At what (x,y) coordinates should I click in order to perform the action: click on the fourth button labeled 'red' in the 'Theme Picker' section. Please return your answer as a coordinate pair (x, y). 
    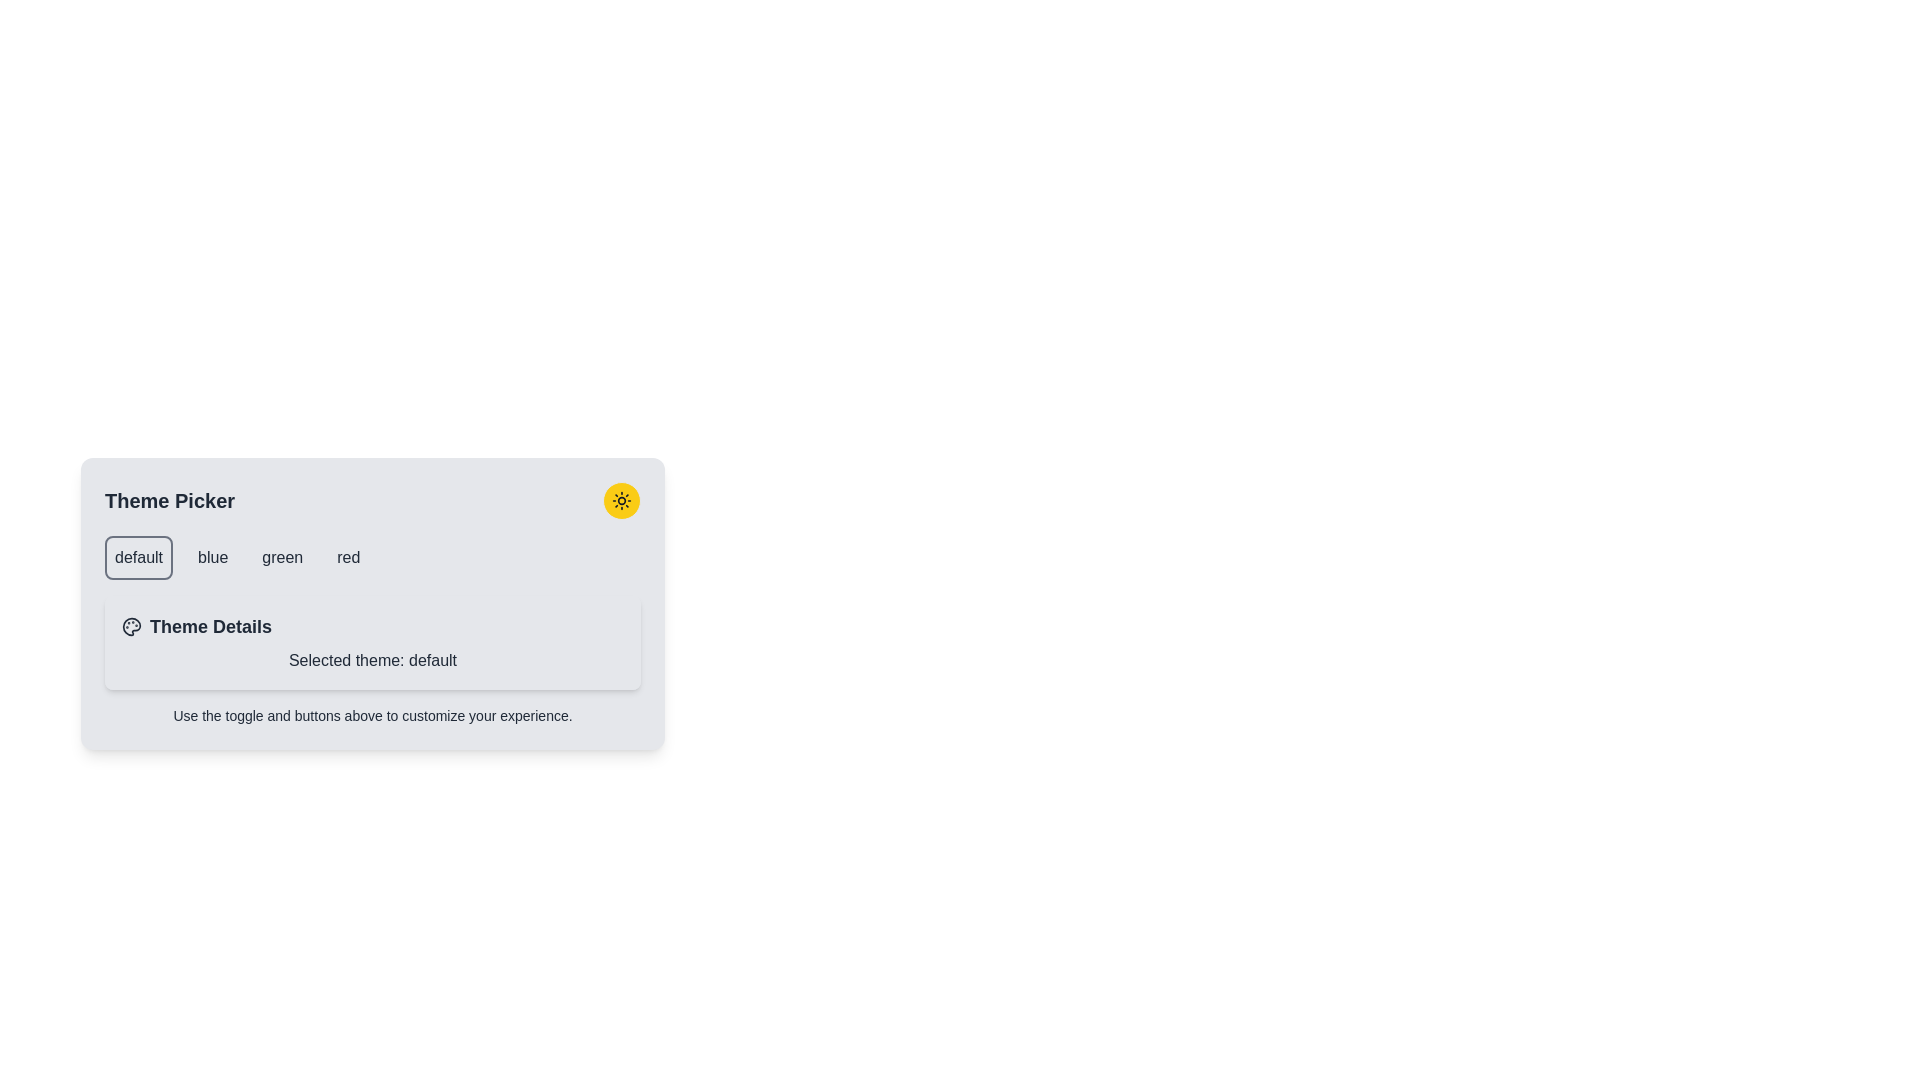
    Looking at the image, I should click on (348, 558).